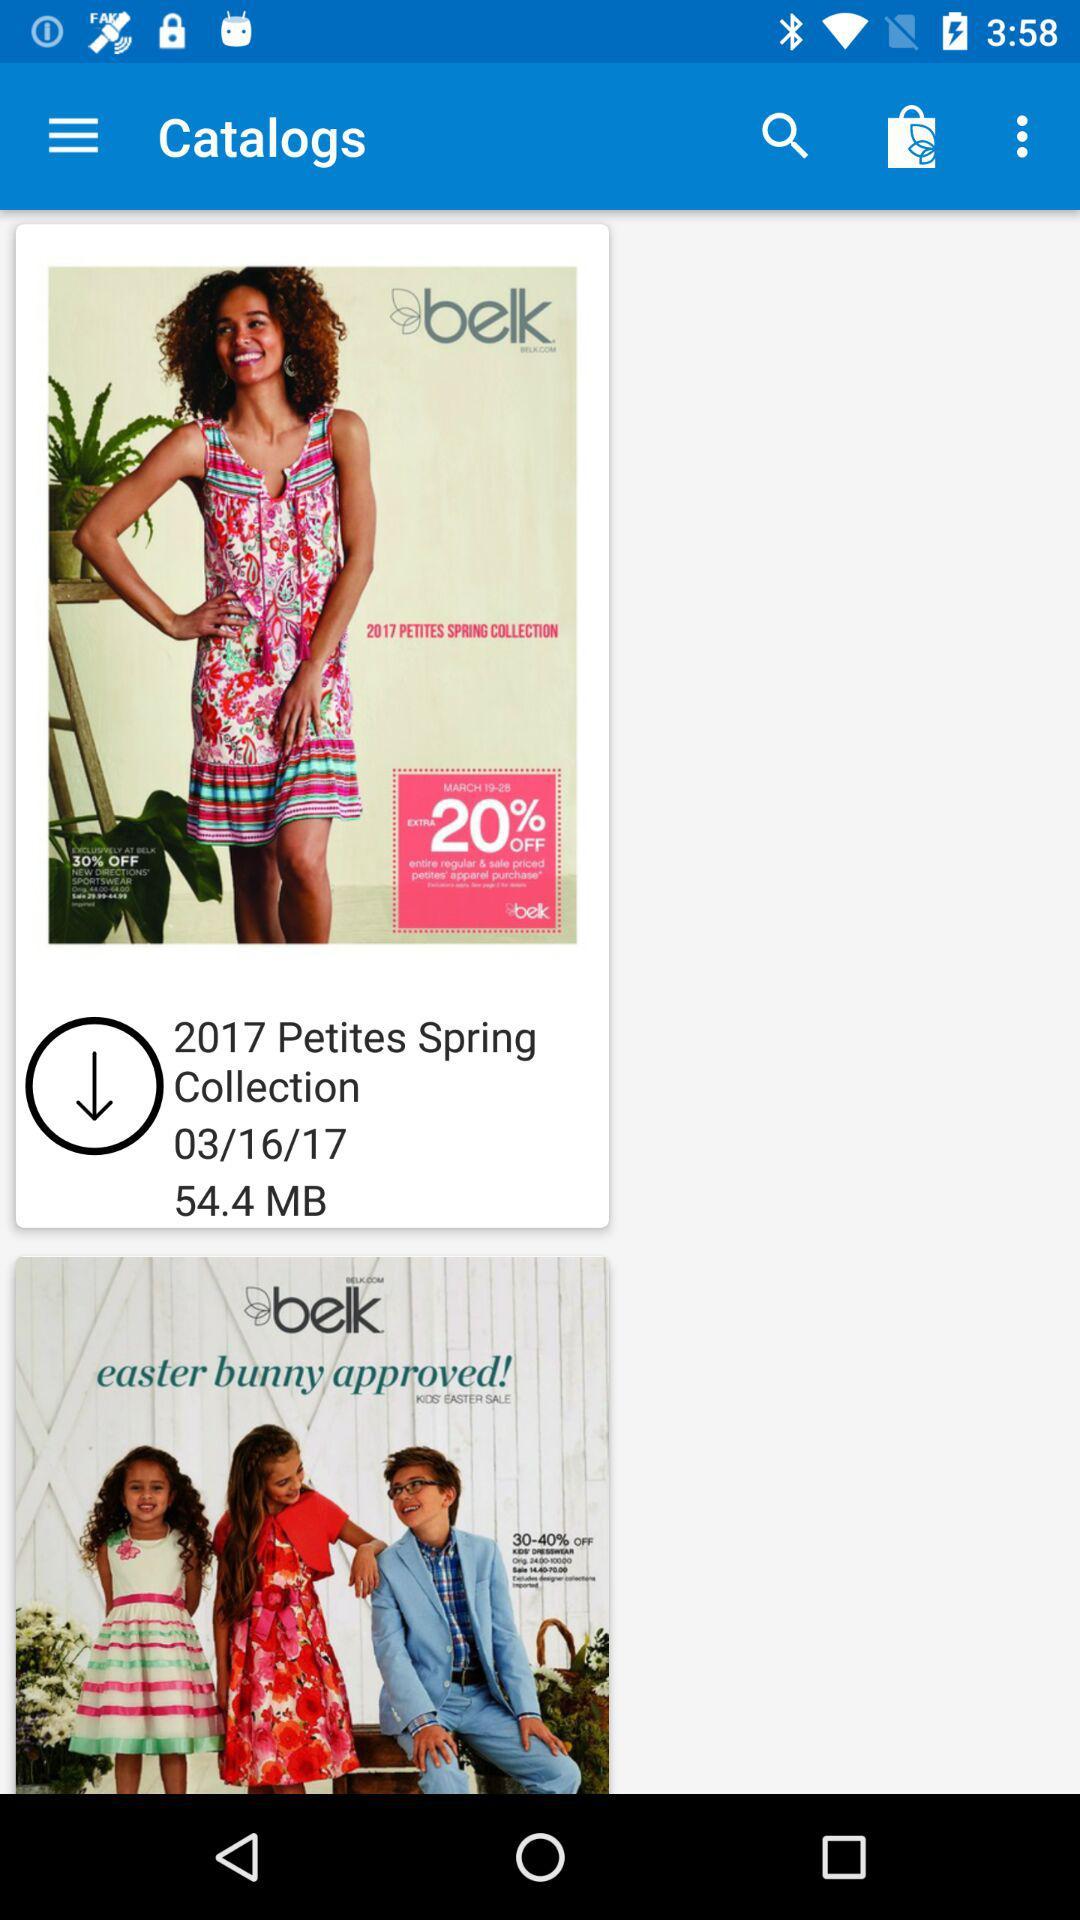 The image size is (1080, 1920). I want to click on the item to the left of 2017 petites spring item, so click(94, 1084).